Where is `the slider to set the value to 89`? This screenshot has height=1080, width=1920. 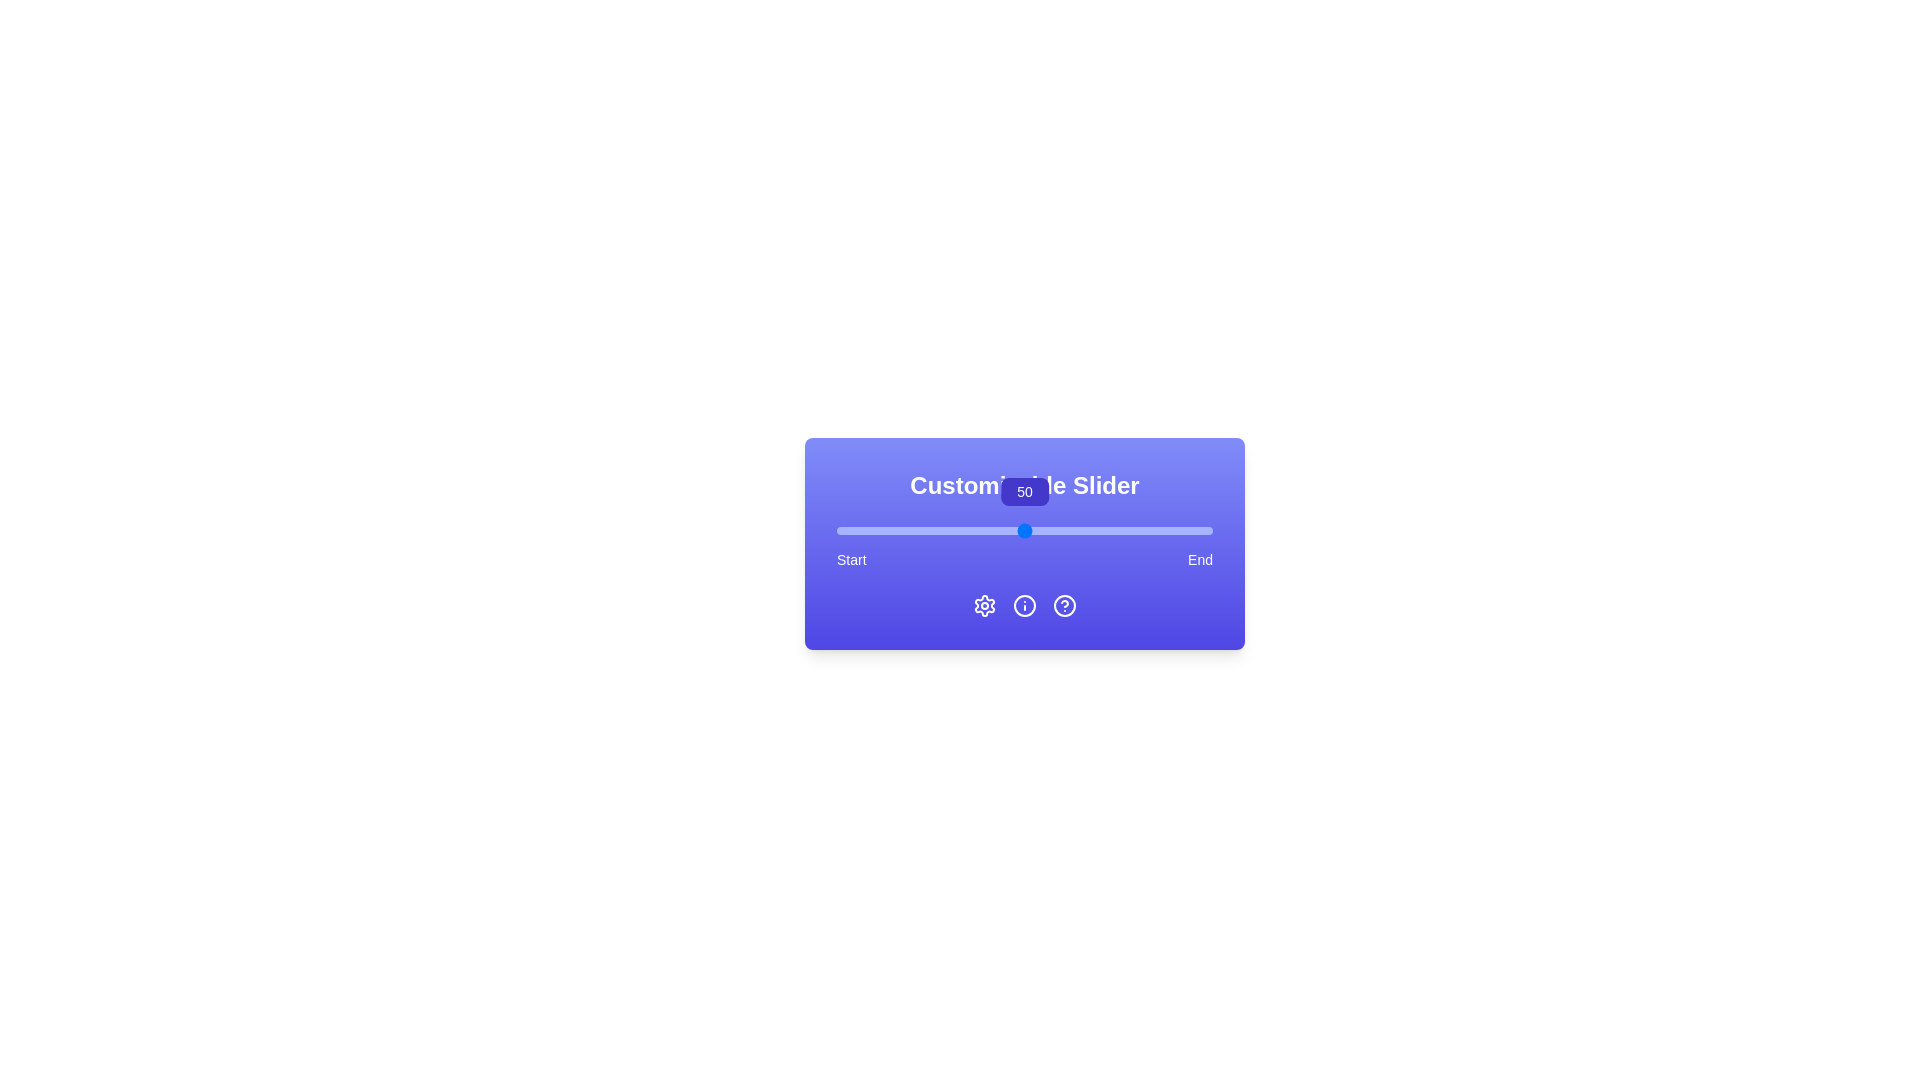
the slider to set the value to 89 is located at coordinates (1171, 530).